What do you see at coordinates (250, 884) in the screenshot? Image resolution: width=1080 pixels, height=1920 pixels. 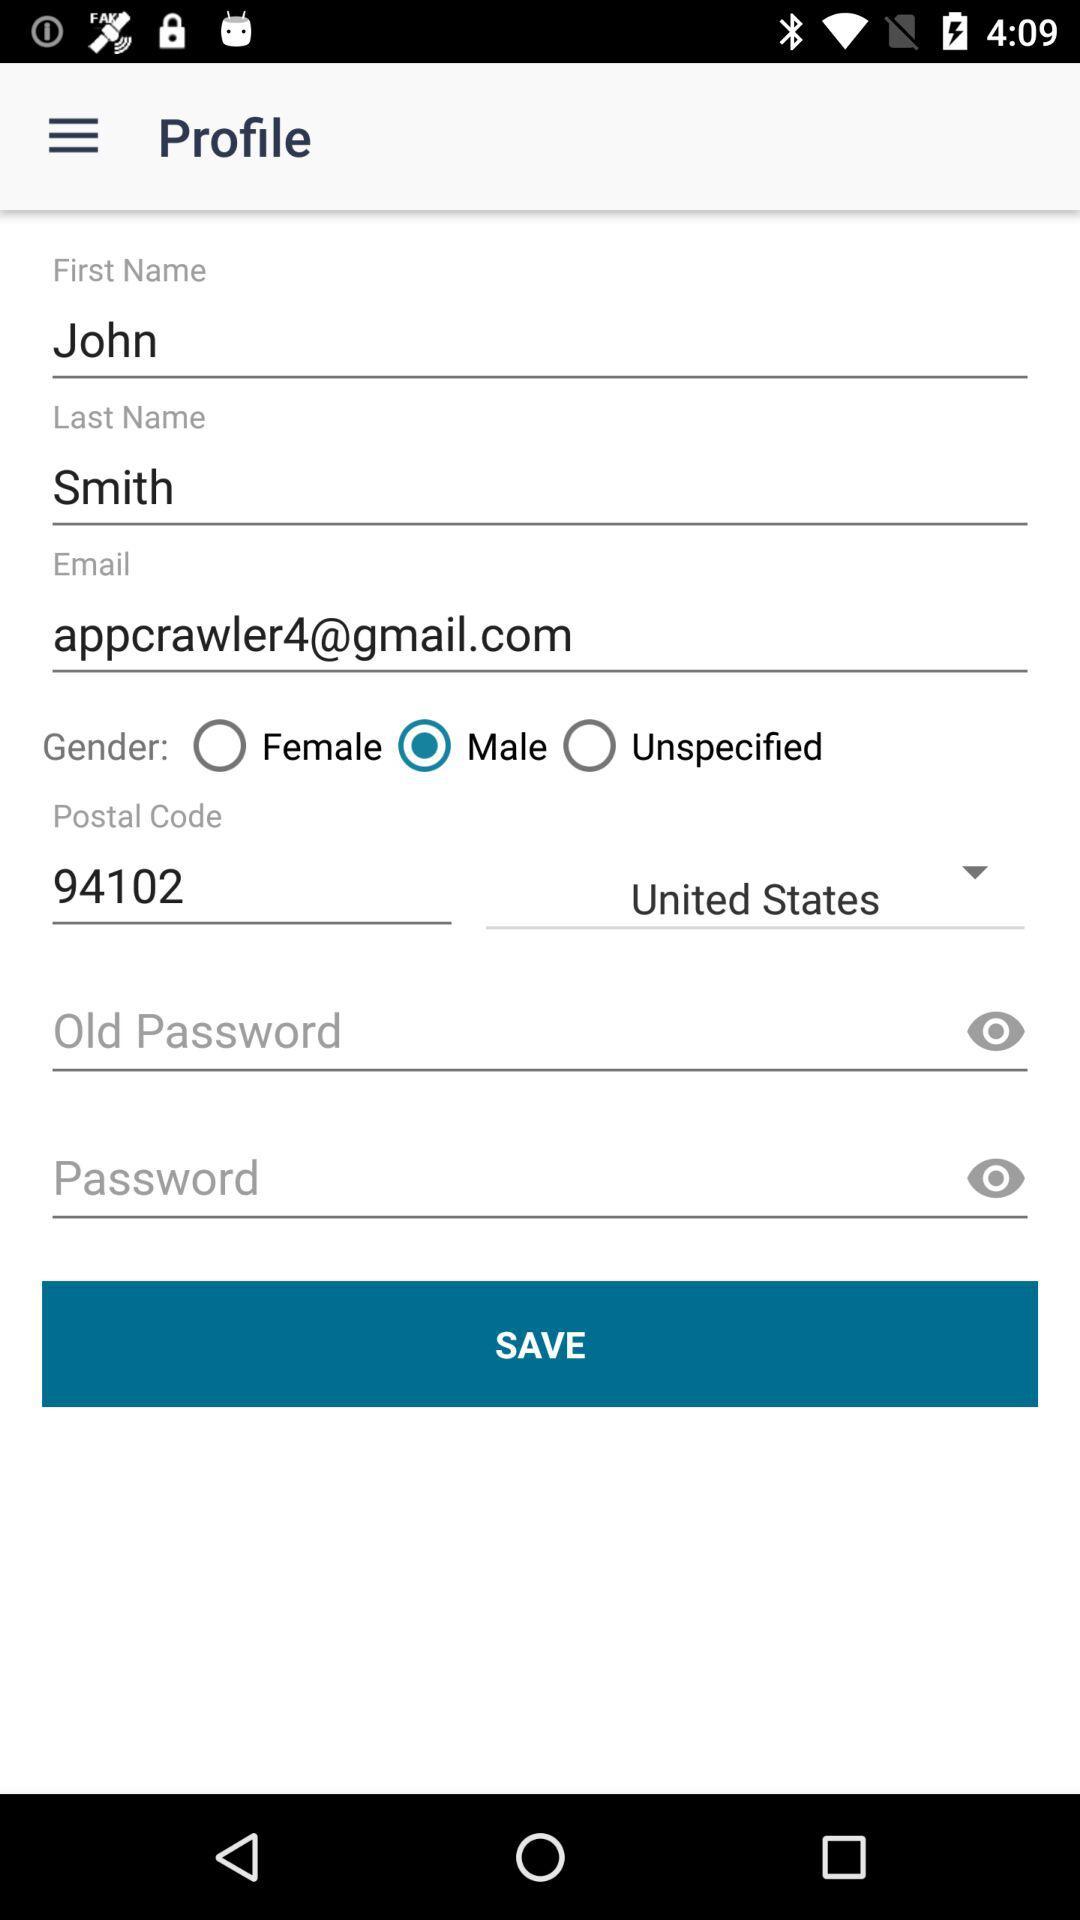 I see `the item next to united states icon` at bounding box center [250, 884].